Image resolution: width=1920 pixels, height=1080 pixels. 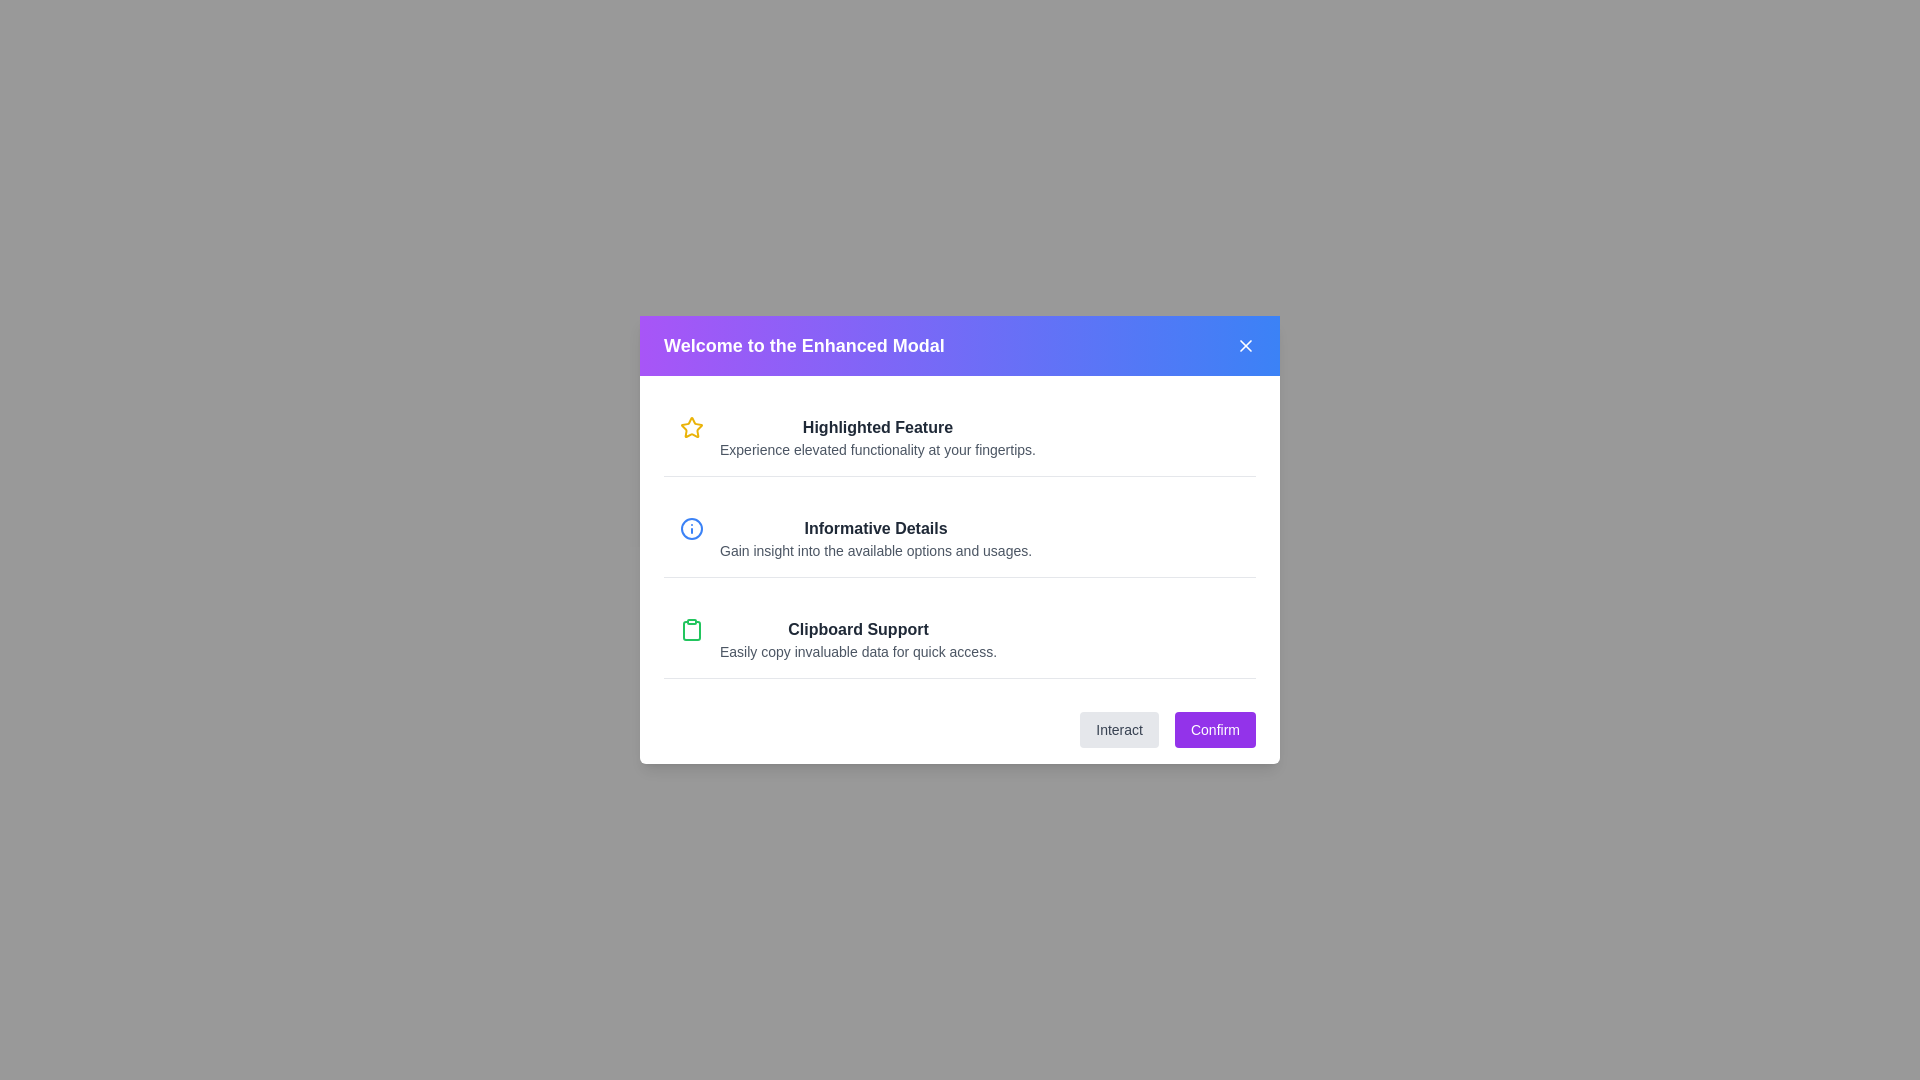 What do you see at coordinates (960, 640) in the screenshot?
I see `the clipboard support feature description card located at the bottom of the modal dialog box, just above the 'Interact' and 'Confirm' buttons, to interact with the feature` at bounding box center [960, 640].